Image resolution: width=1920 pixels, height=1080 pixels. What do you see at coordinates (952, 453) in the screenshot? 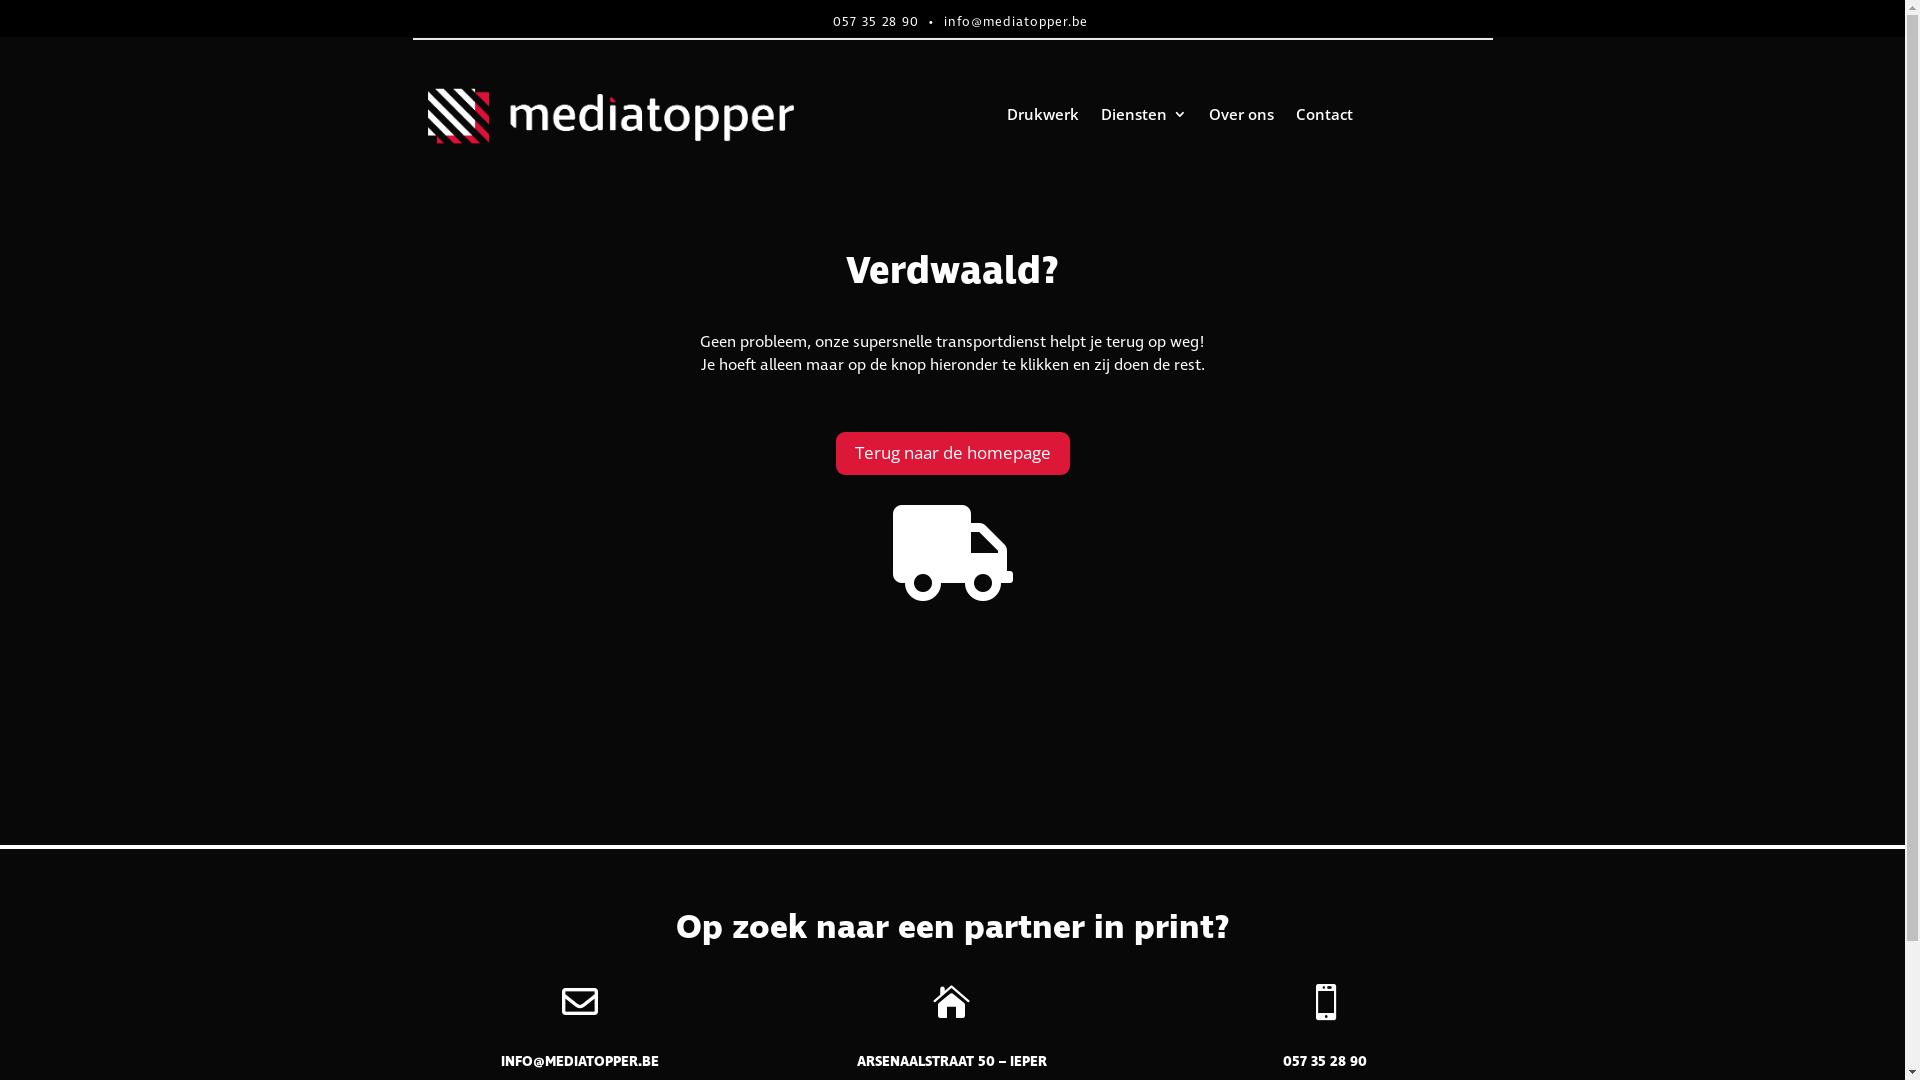
I see `'Terug naar de homepage'` at bounding box center [952, 453].